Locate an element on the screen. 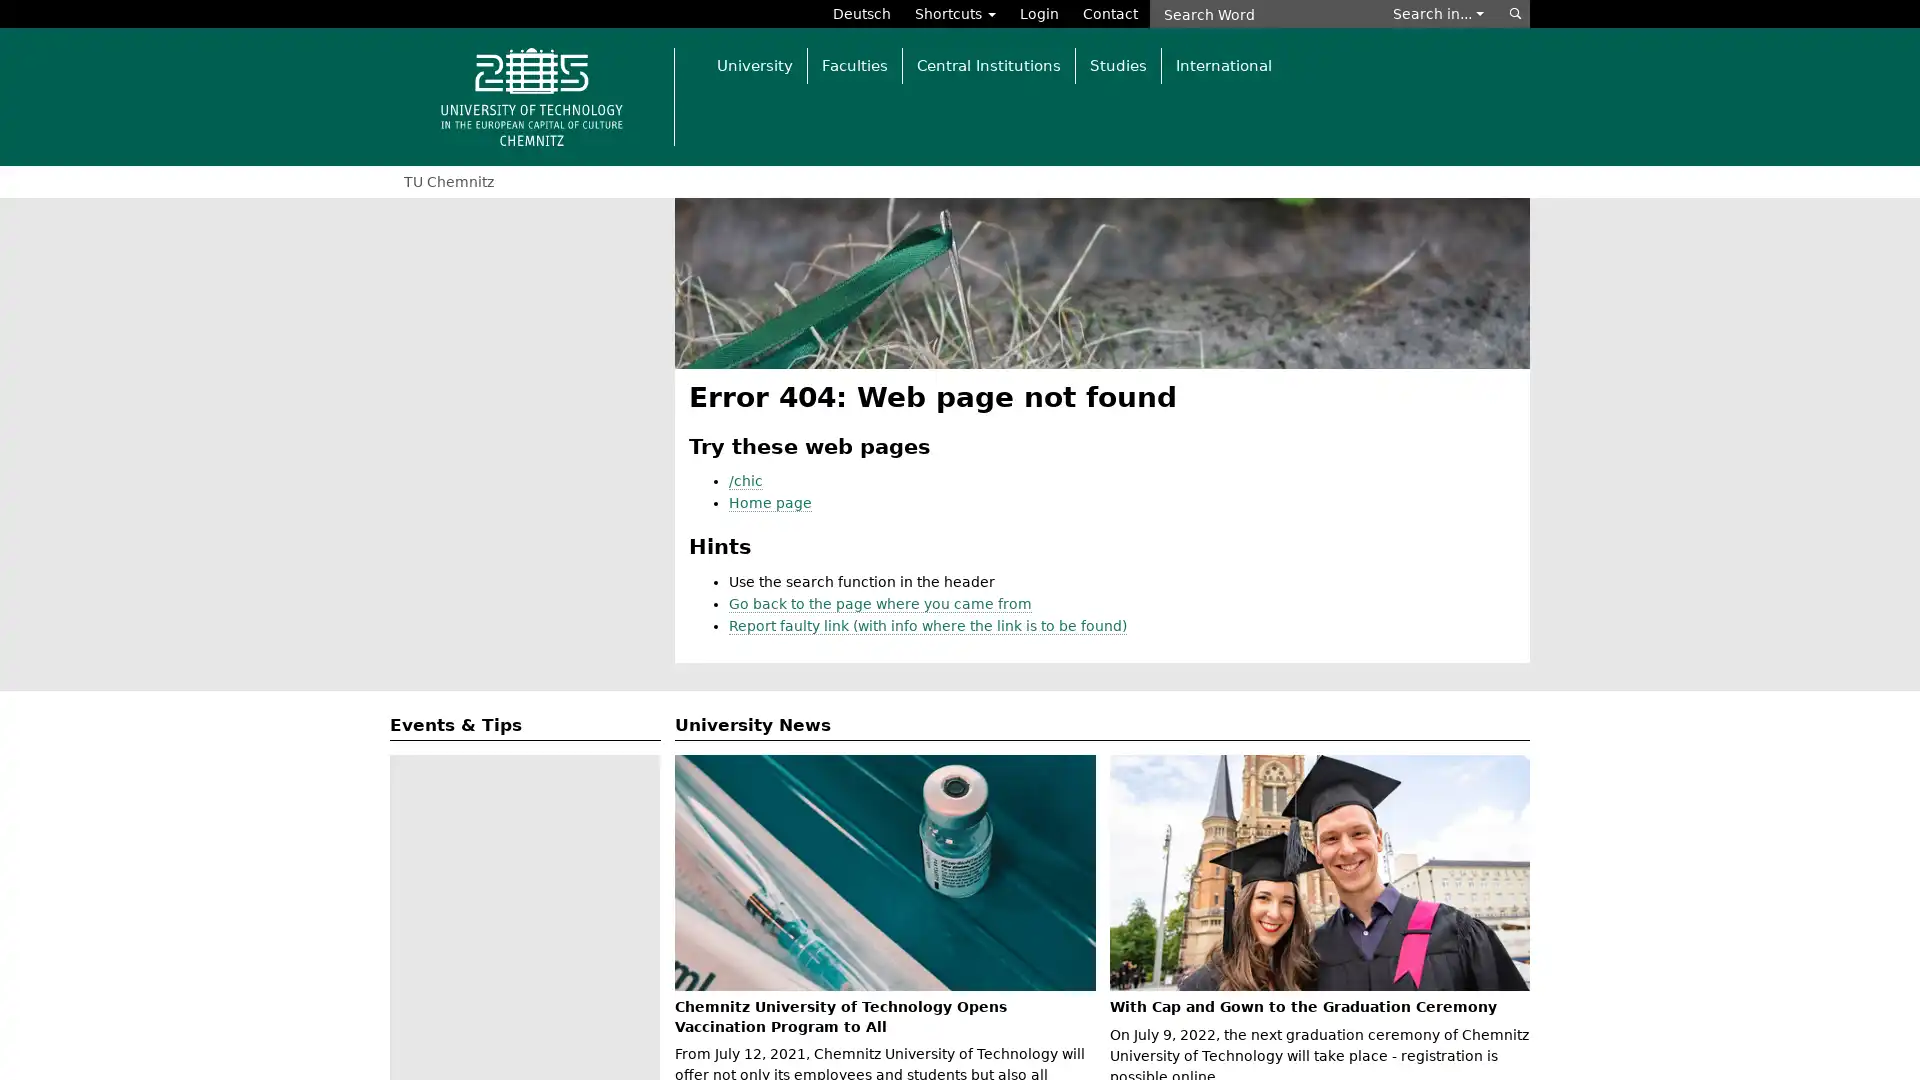 Image resolution: width=1920 pixels, height=1080 pixels. International is located at coordinates (1222, 64).